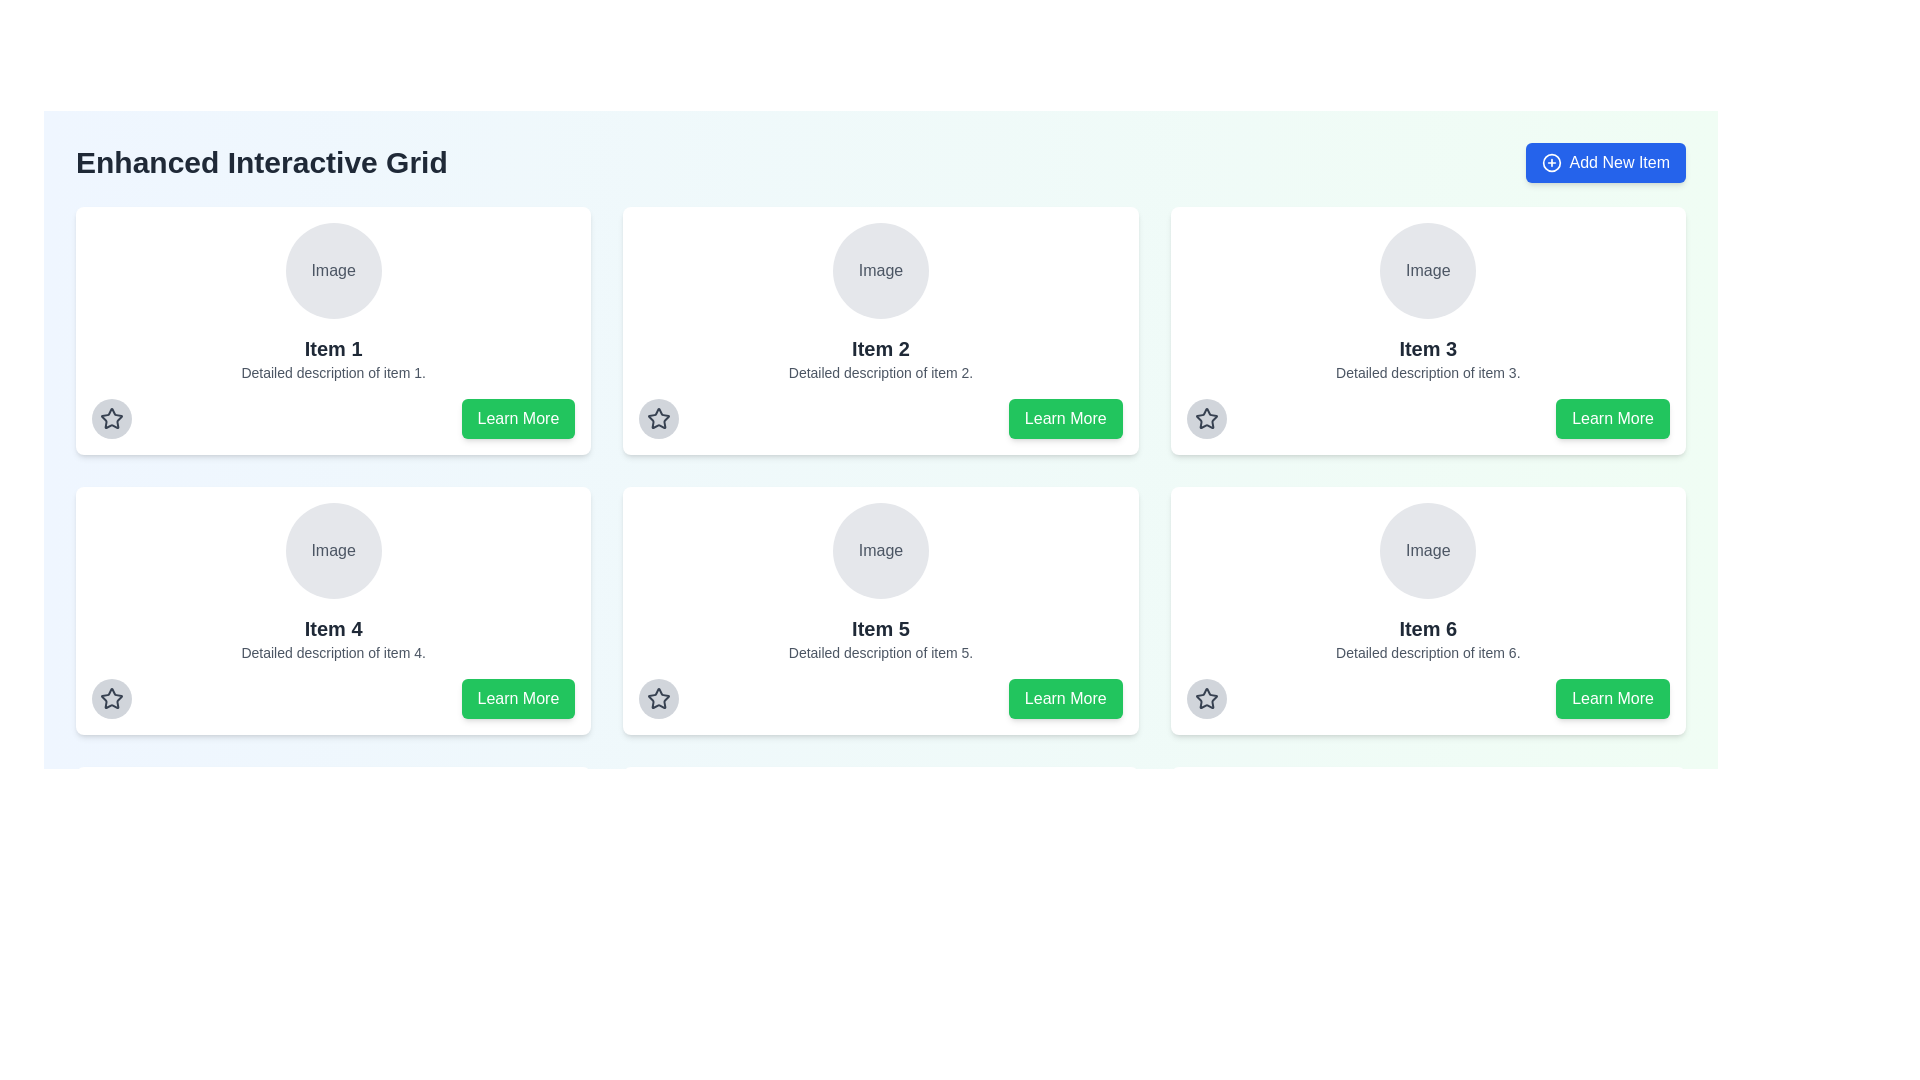 The image size is (1920, 1080). Describe the element at coordinates (659, 697) in the screenshot. I see `the circular button with a star icon located` at that location.